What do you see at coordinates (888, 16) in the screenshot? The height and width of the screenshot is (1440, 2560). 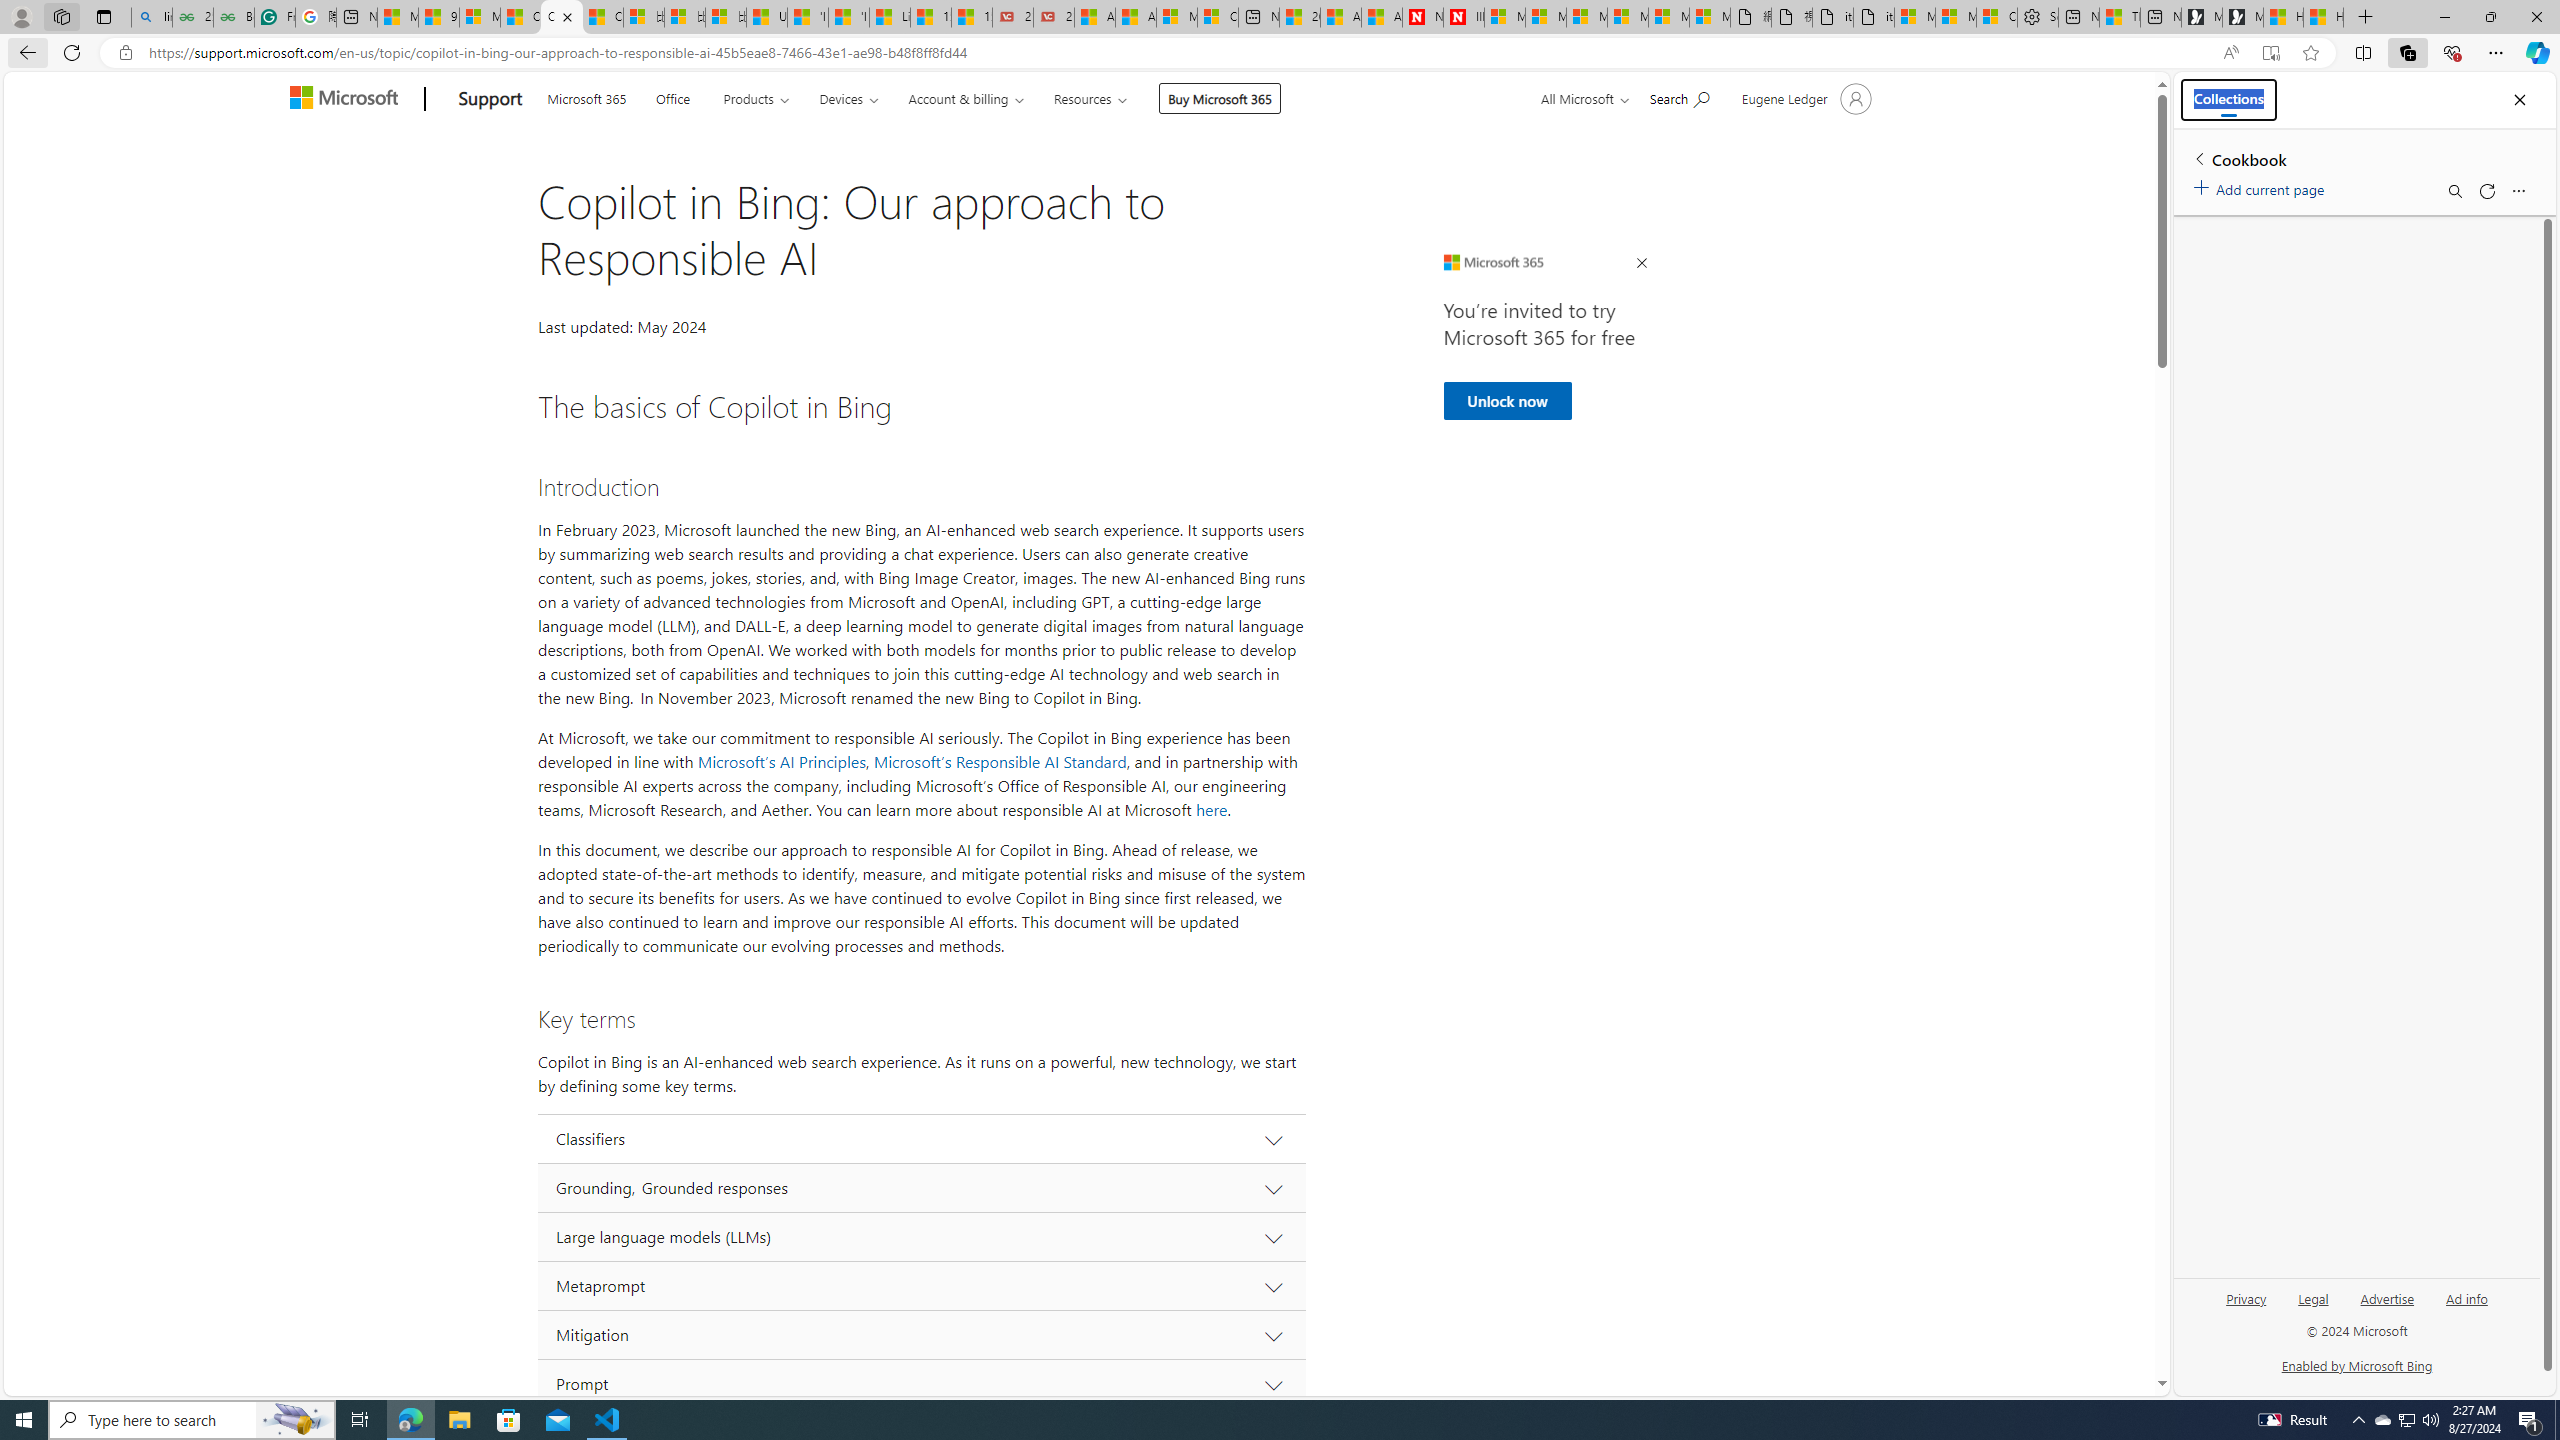 I see `'Lifestyle - MSN'` at bounding box center [888, 16].